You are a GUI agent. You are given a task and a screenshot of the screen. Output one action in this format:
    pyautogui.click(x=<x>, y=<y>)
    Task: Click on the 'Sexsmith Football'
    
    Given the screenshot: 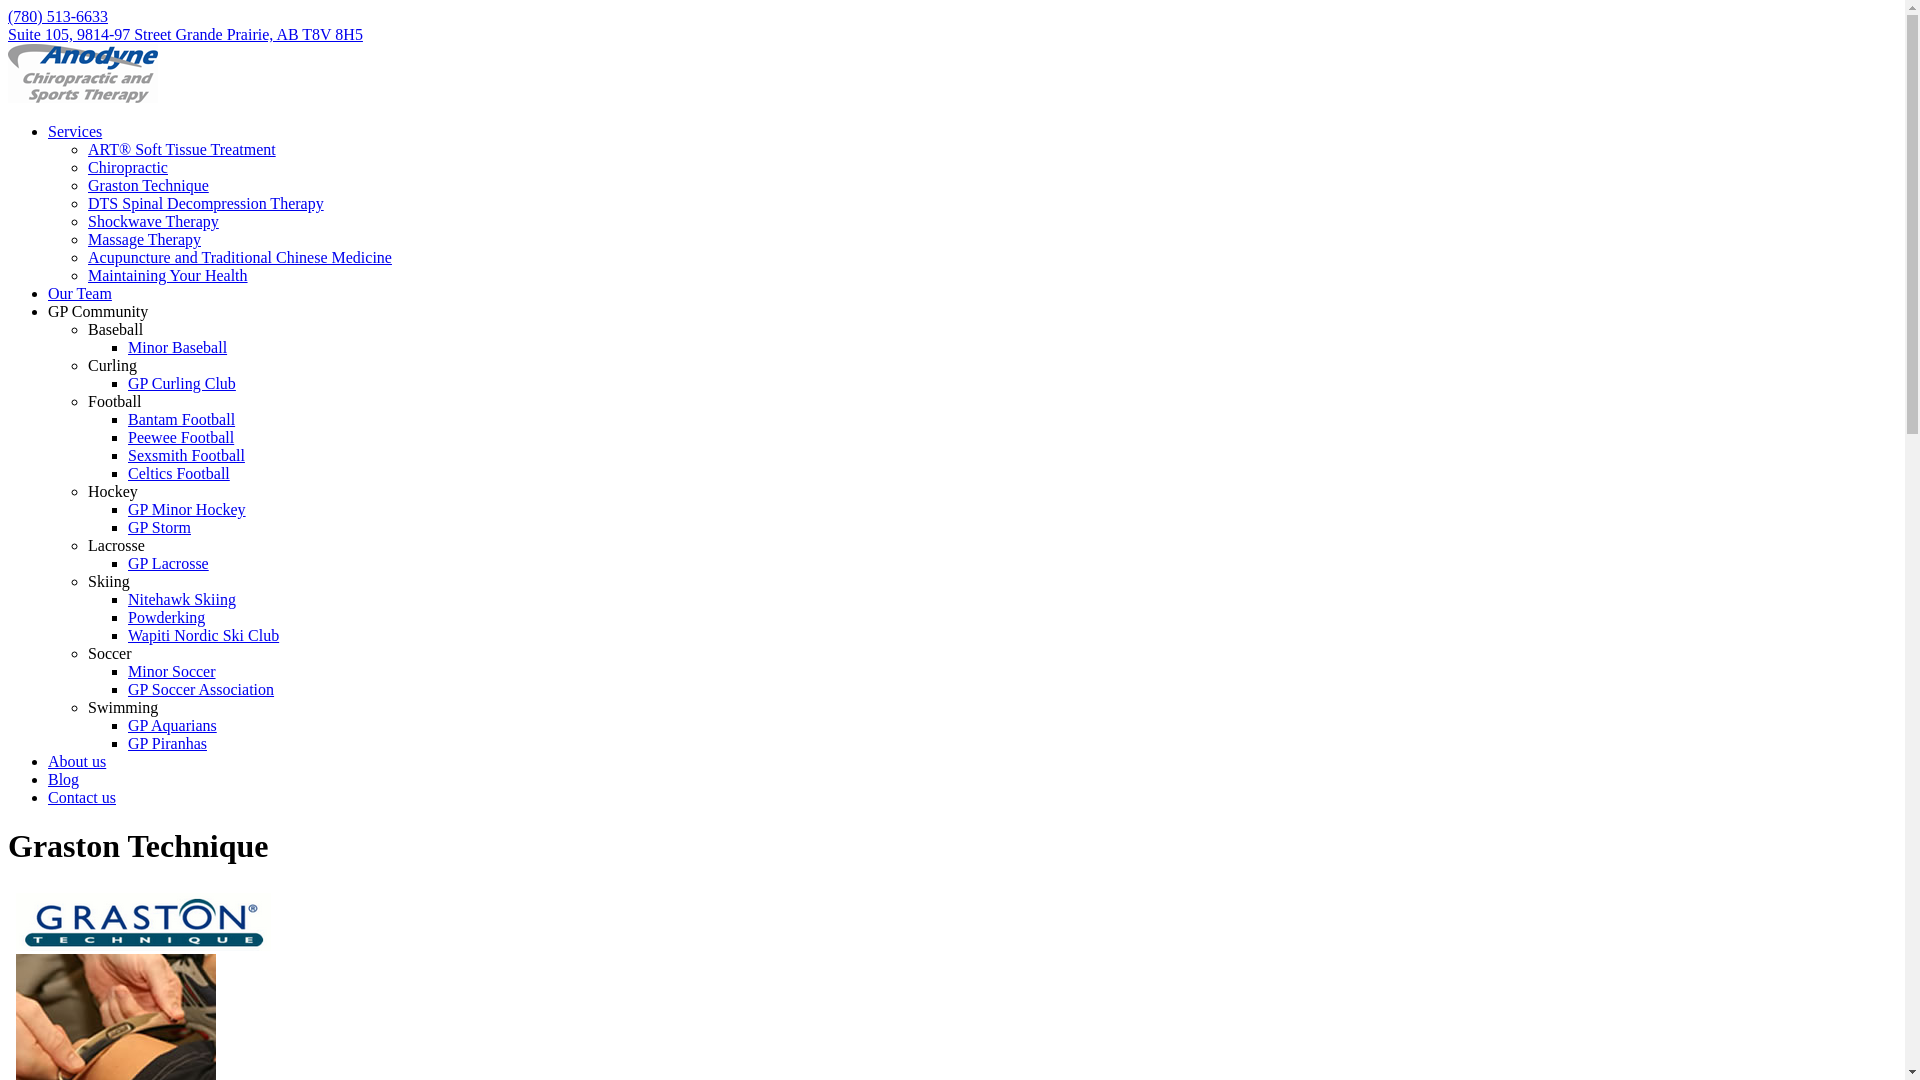 What is the action you would take?
    pyautogui.click(x=186, y=455)
    